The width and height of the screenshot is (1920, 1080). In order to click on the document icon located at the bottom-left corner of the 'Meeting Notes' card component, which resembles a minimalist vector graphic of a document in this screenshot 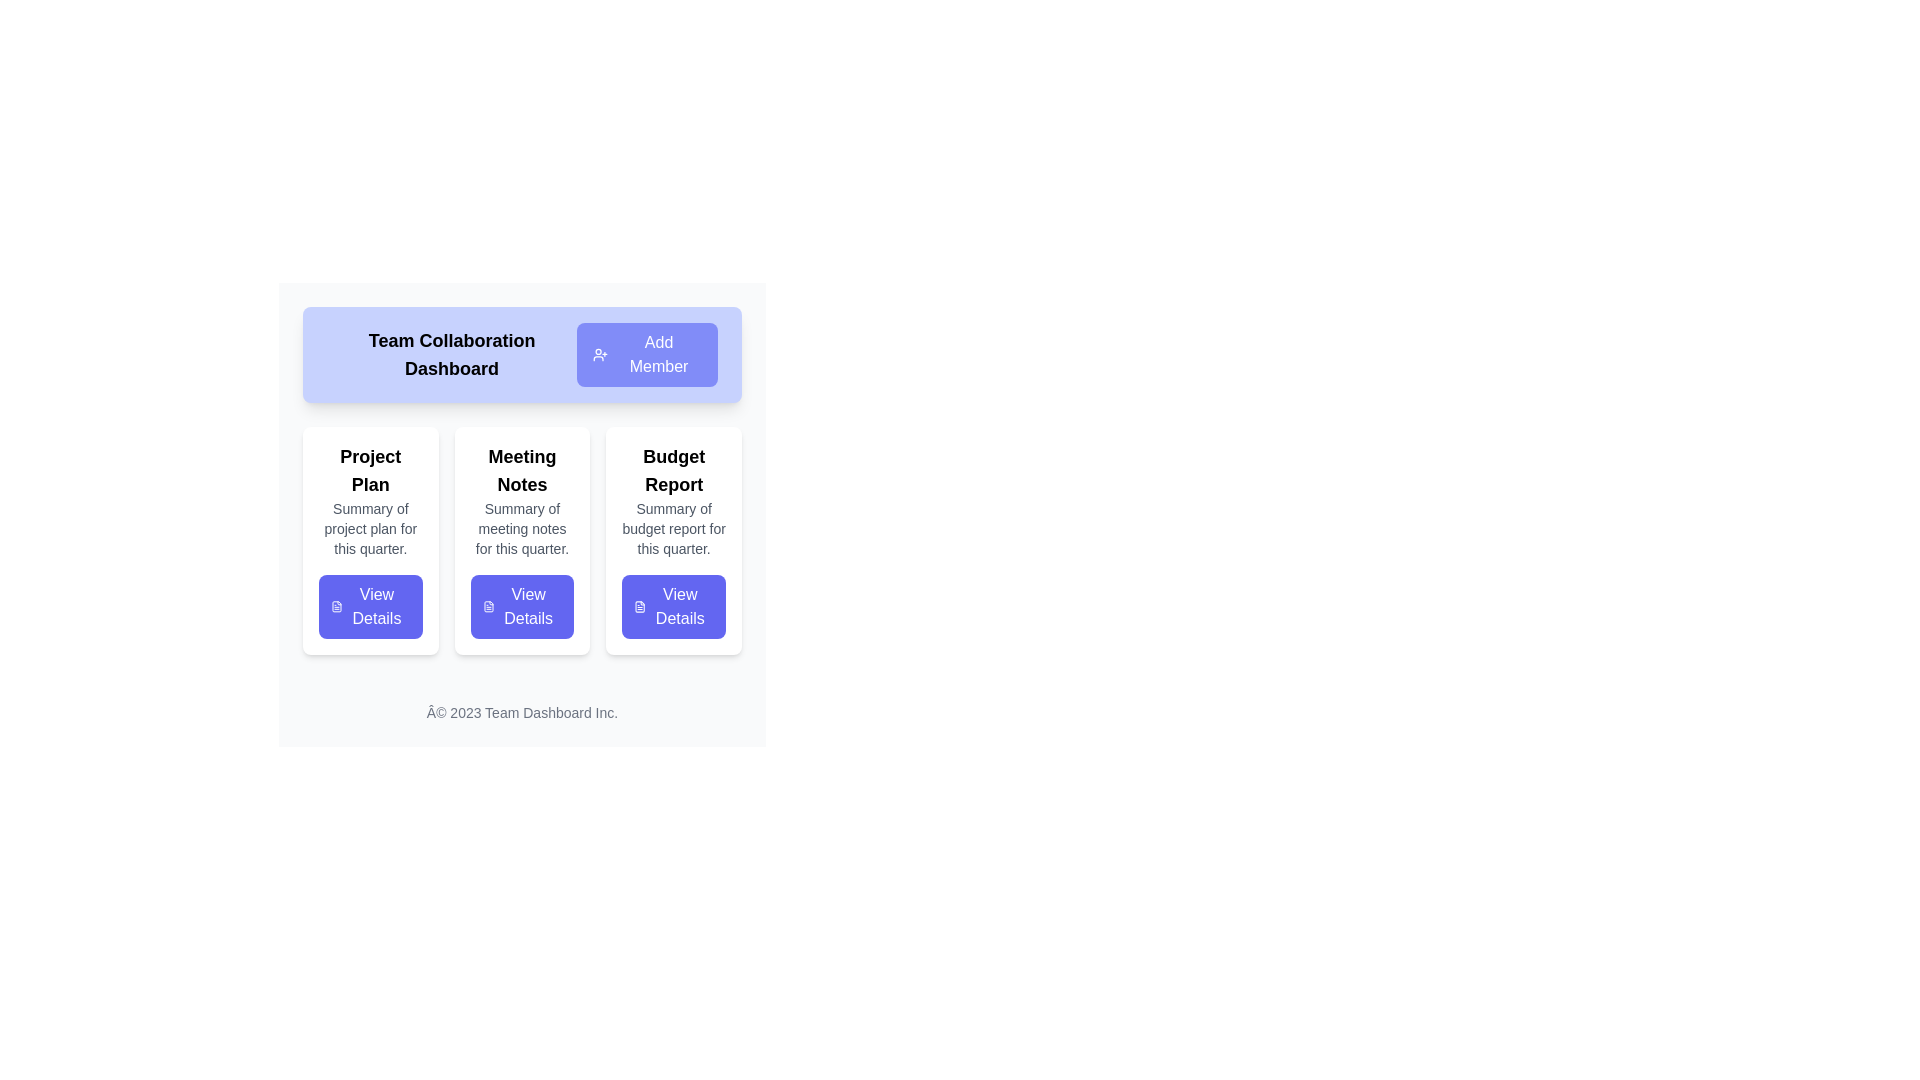, I will do `click(488, 605)`.